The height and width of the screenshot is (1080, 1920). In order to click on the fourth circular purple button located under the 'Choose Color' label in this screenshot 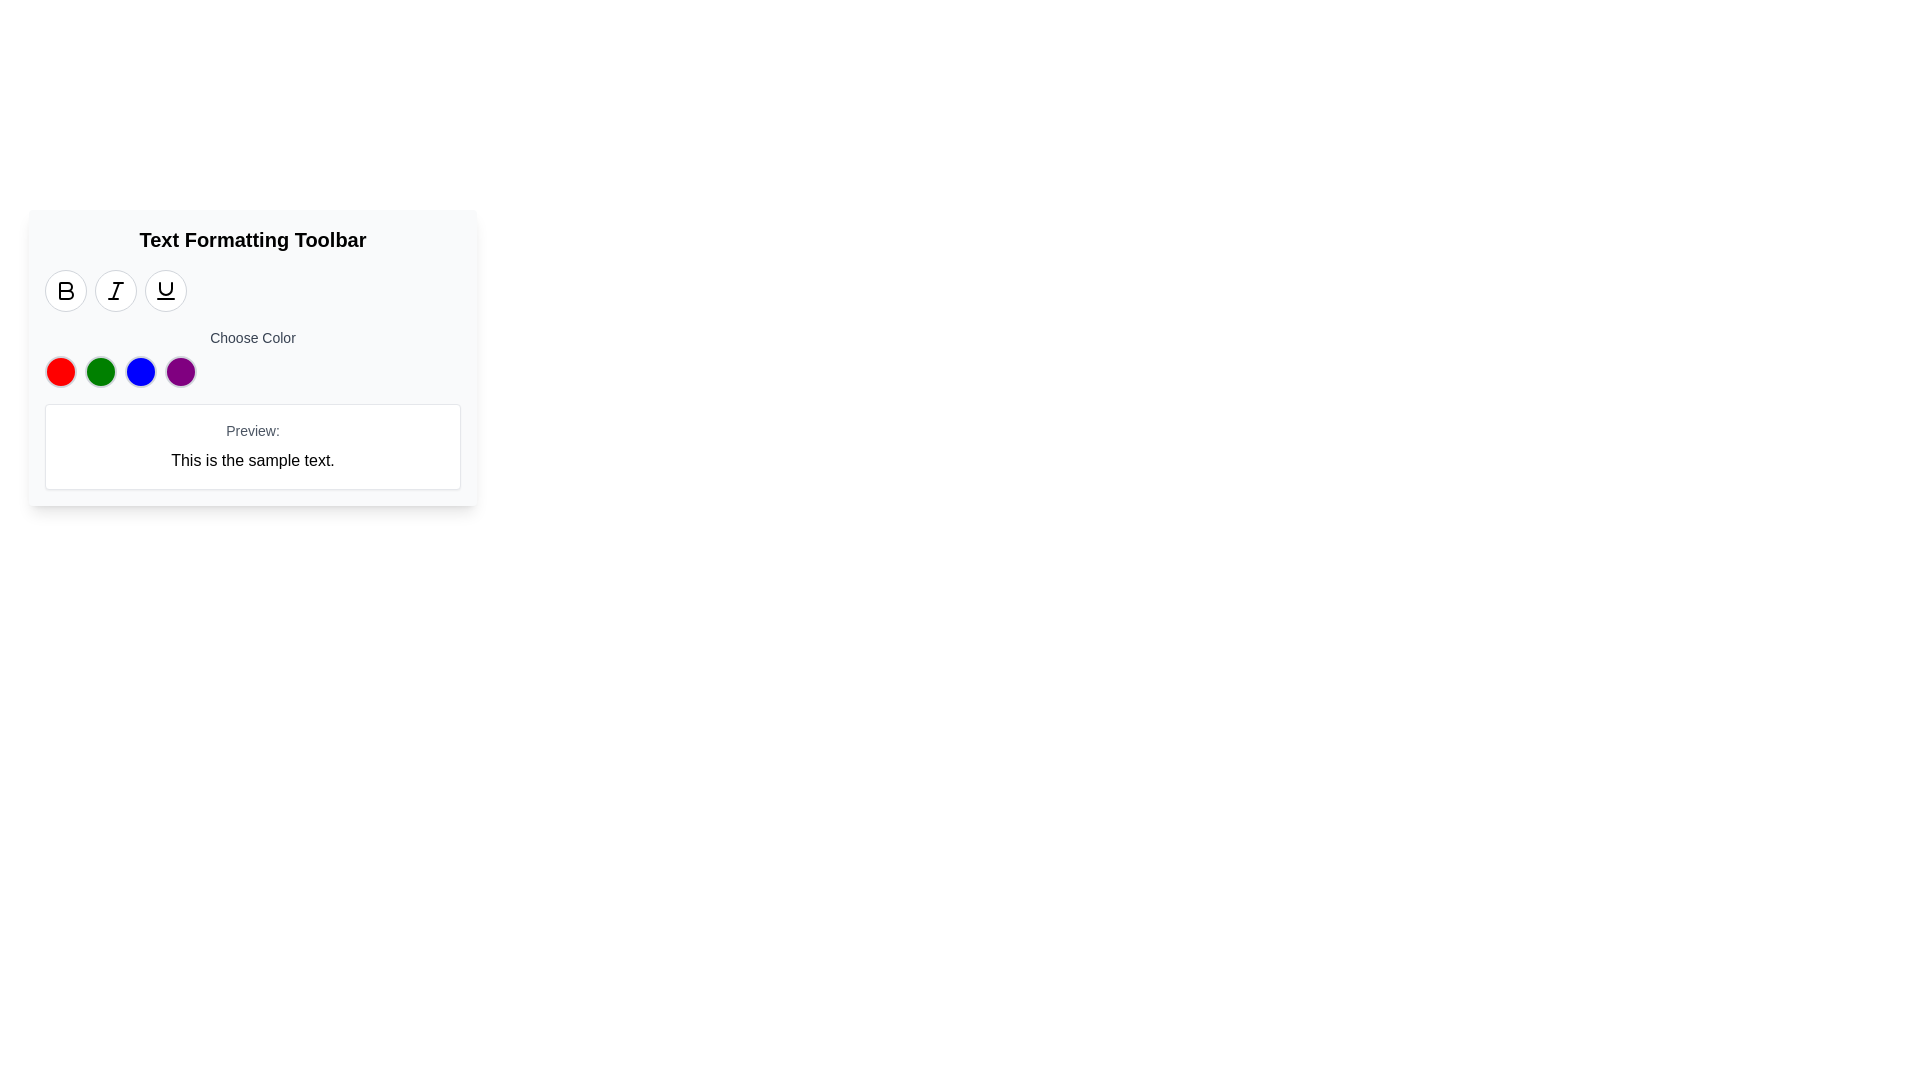, I will do `click(181, 371)`.